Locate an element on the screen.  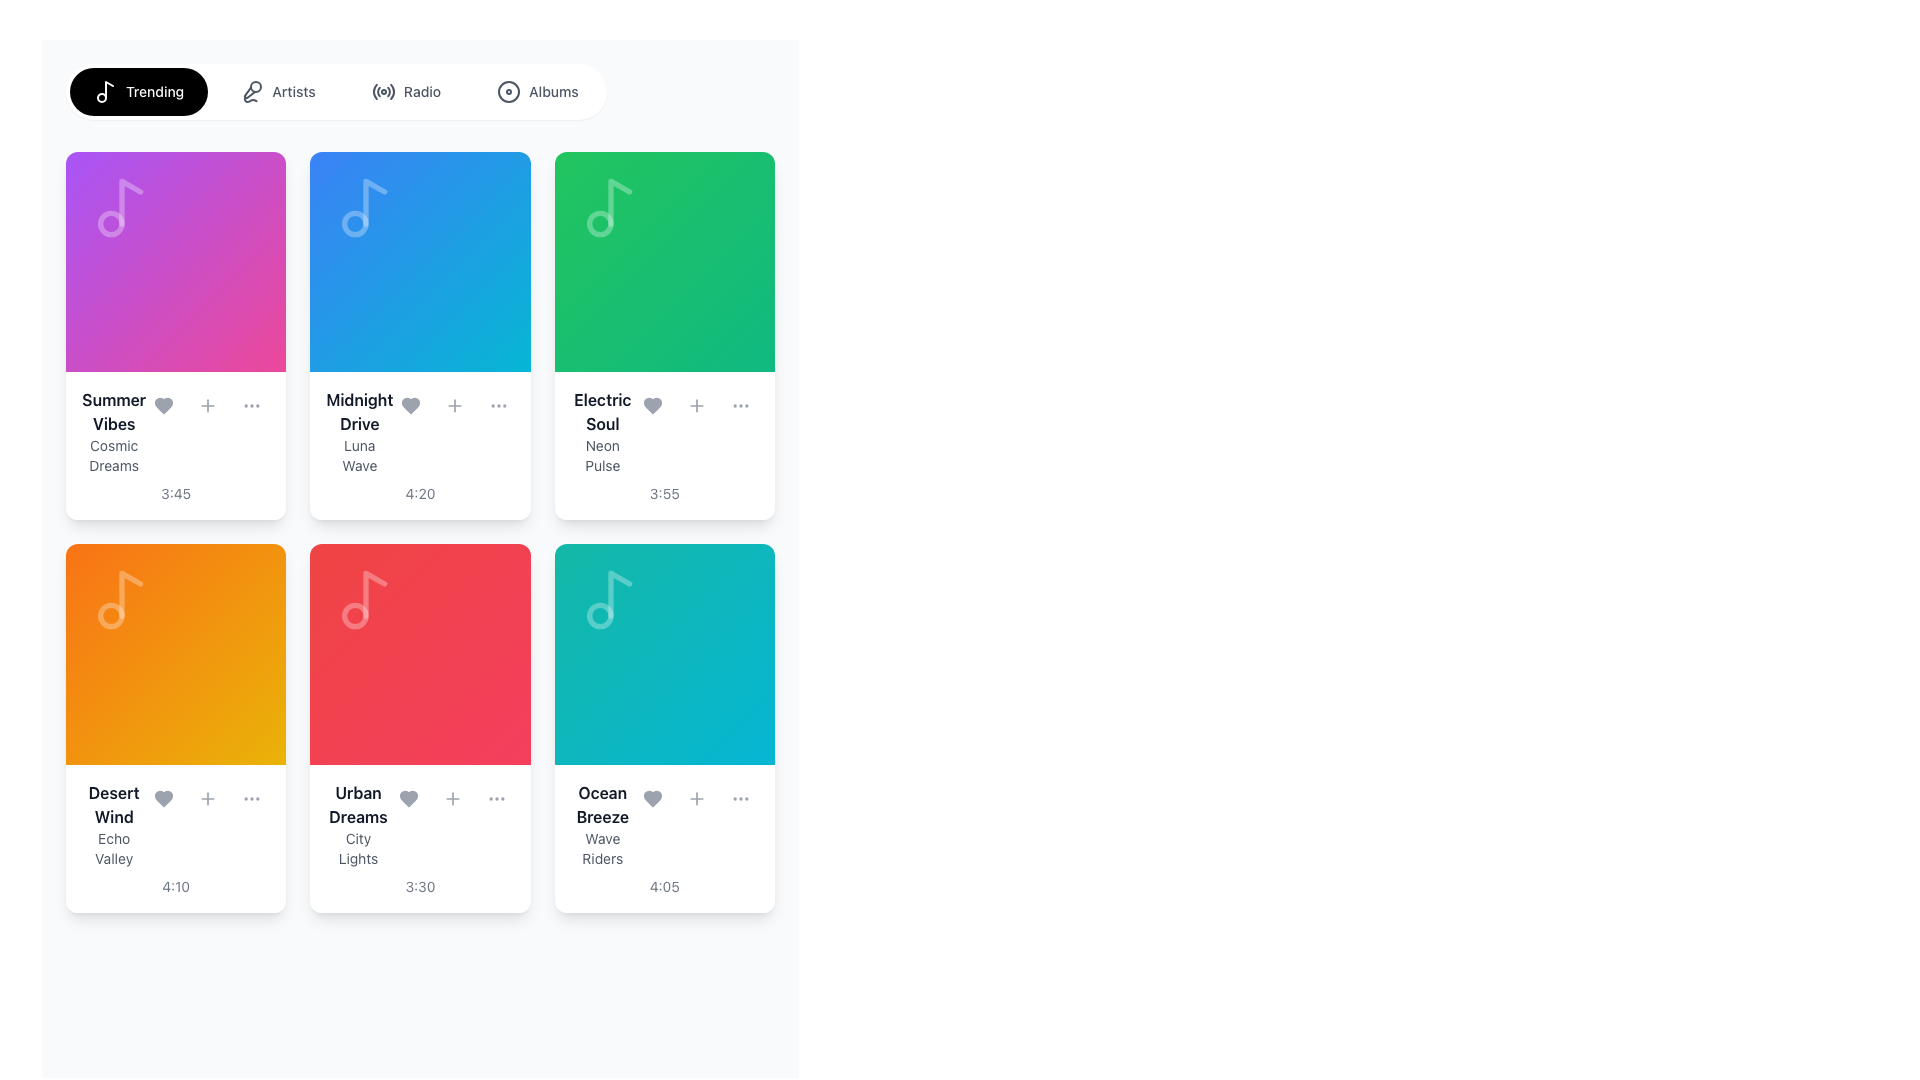
the 'Radio' navigation tab button, which is the third button in a horizontal group labeled 'Trending,' 'Artists,' 'Radio,' and 'Albums.' This action will change its background is located at coordinates (405, 92).